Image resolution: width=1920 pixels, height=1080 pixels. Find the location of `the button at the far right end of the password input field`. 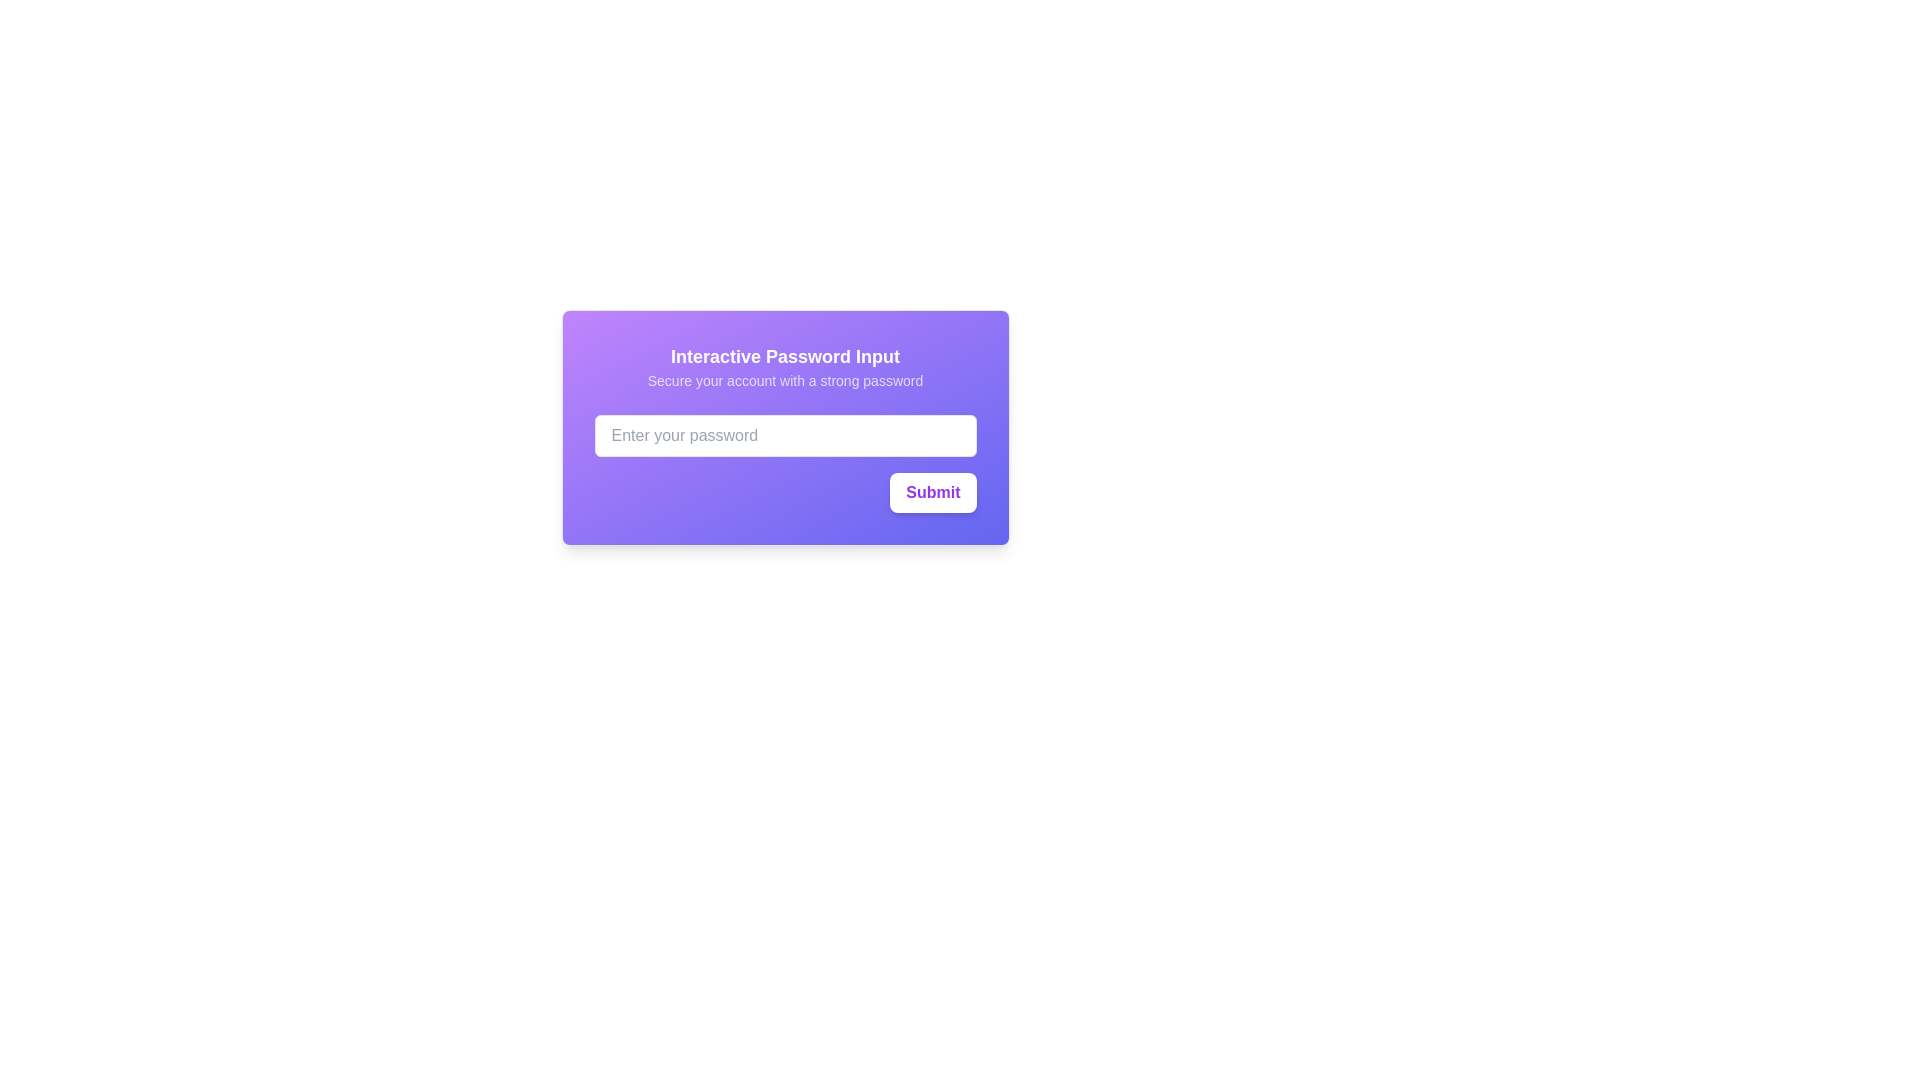

the button at the far right end of the password input field is located at coordinates (953, 434).